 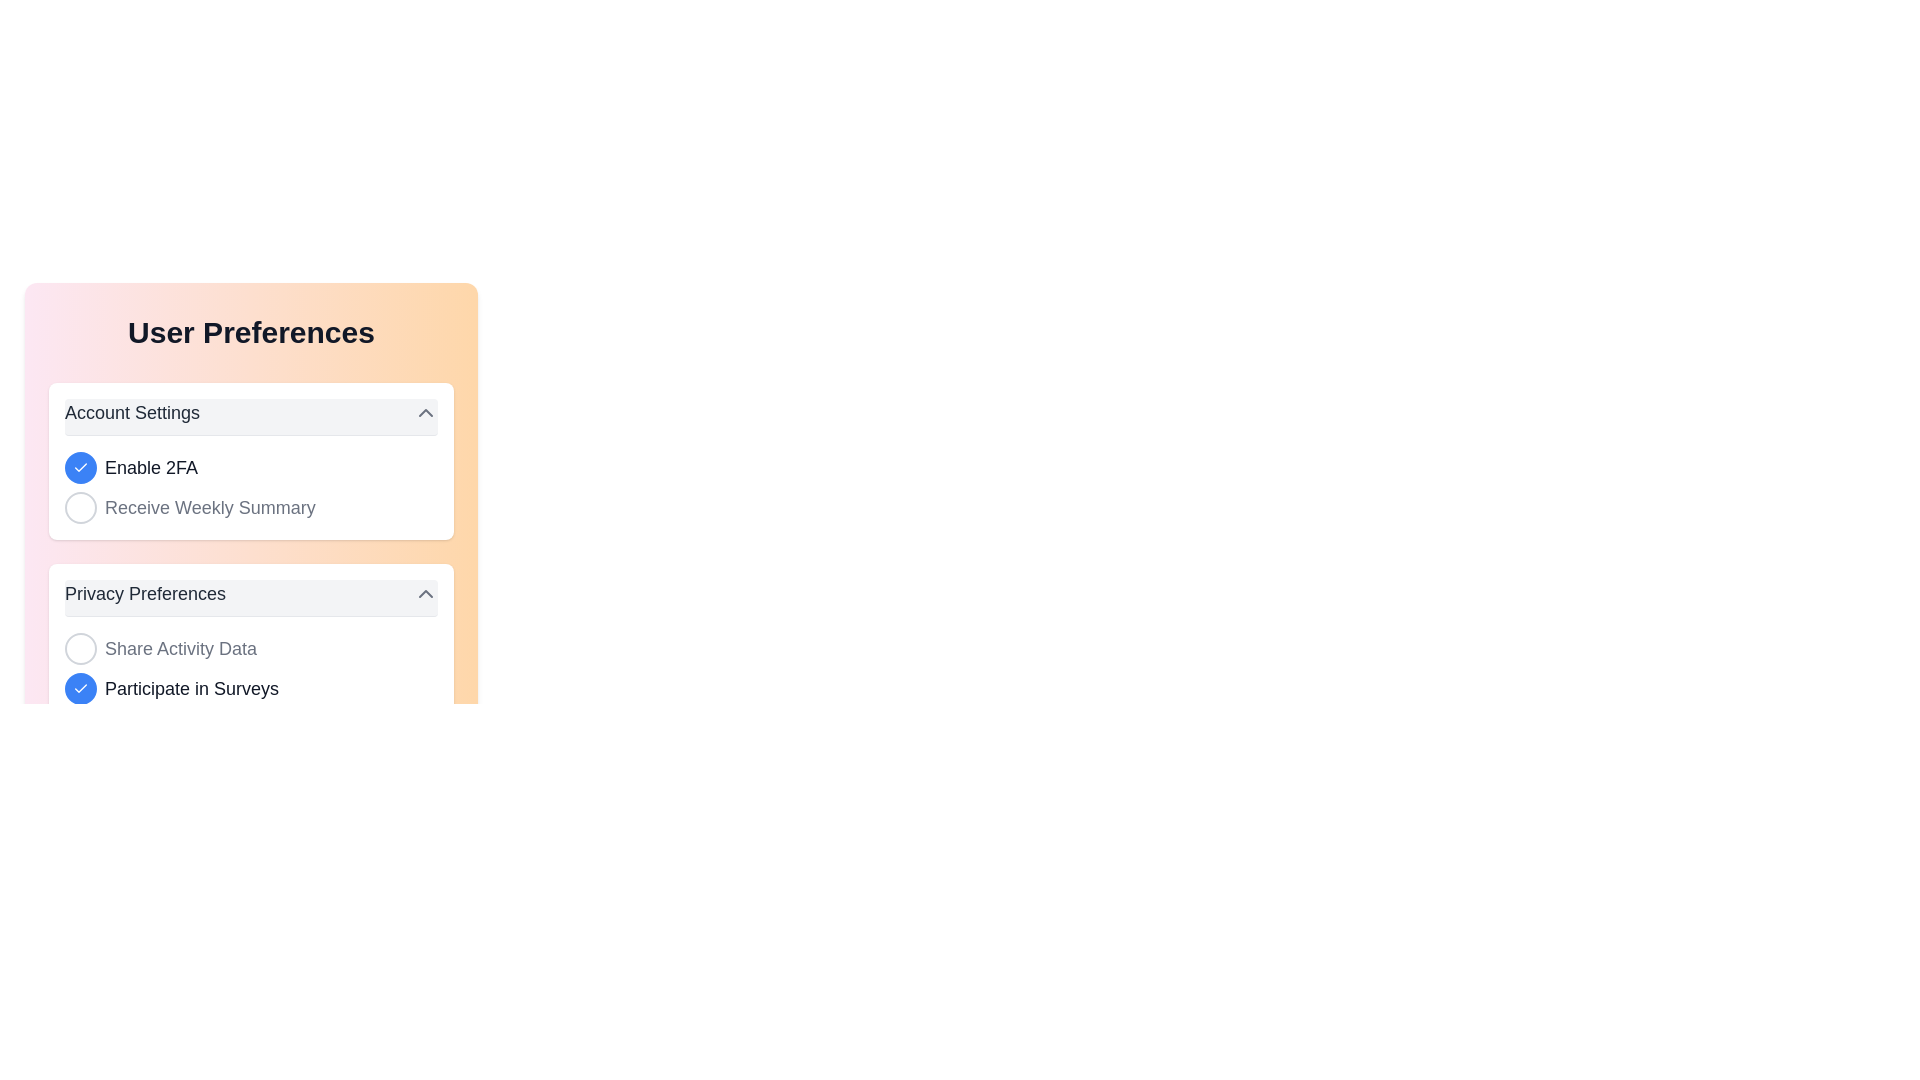 I want to click on the 'Receive Weekly Summary' option in the collapsible settings section under 'Account Settings', so click(x=250, y=461).